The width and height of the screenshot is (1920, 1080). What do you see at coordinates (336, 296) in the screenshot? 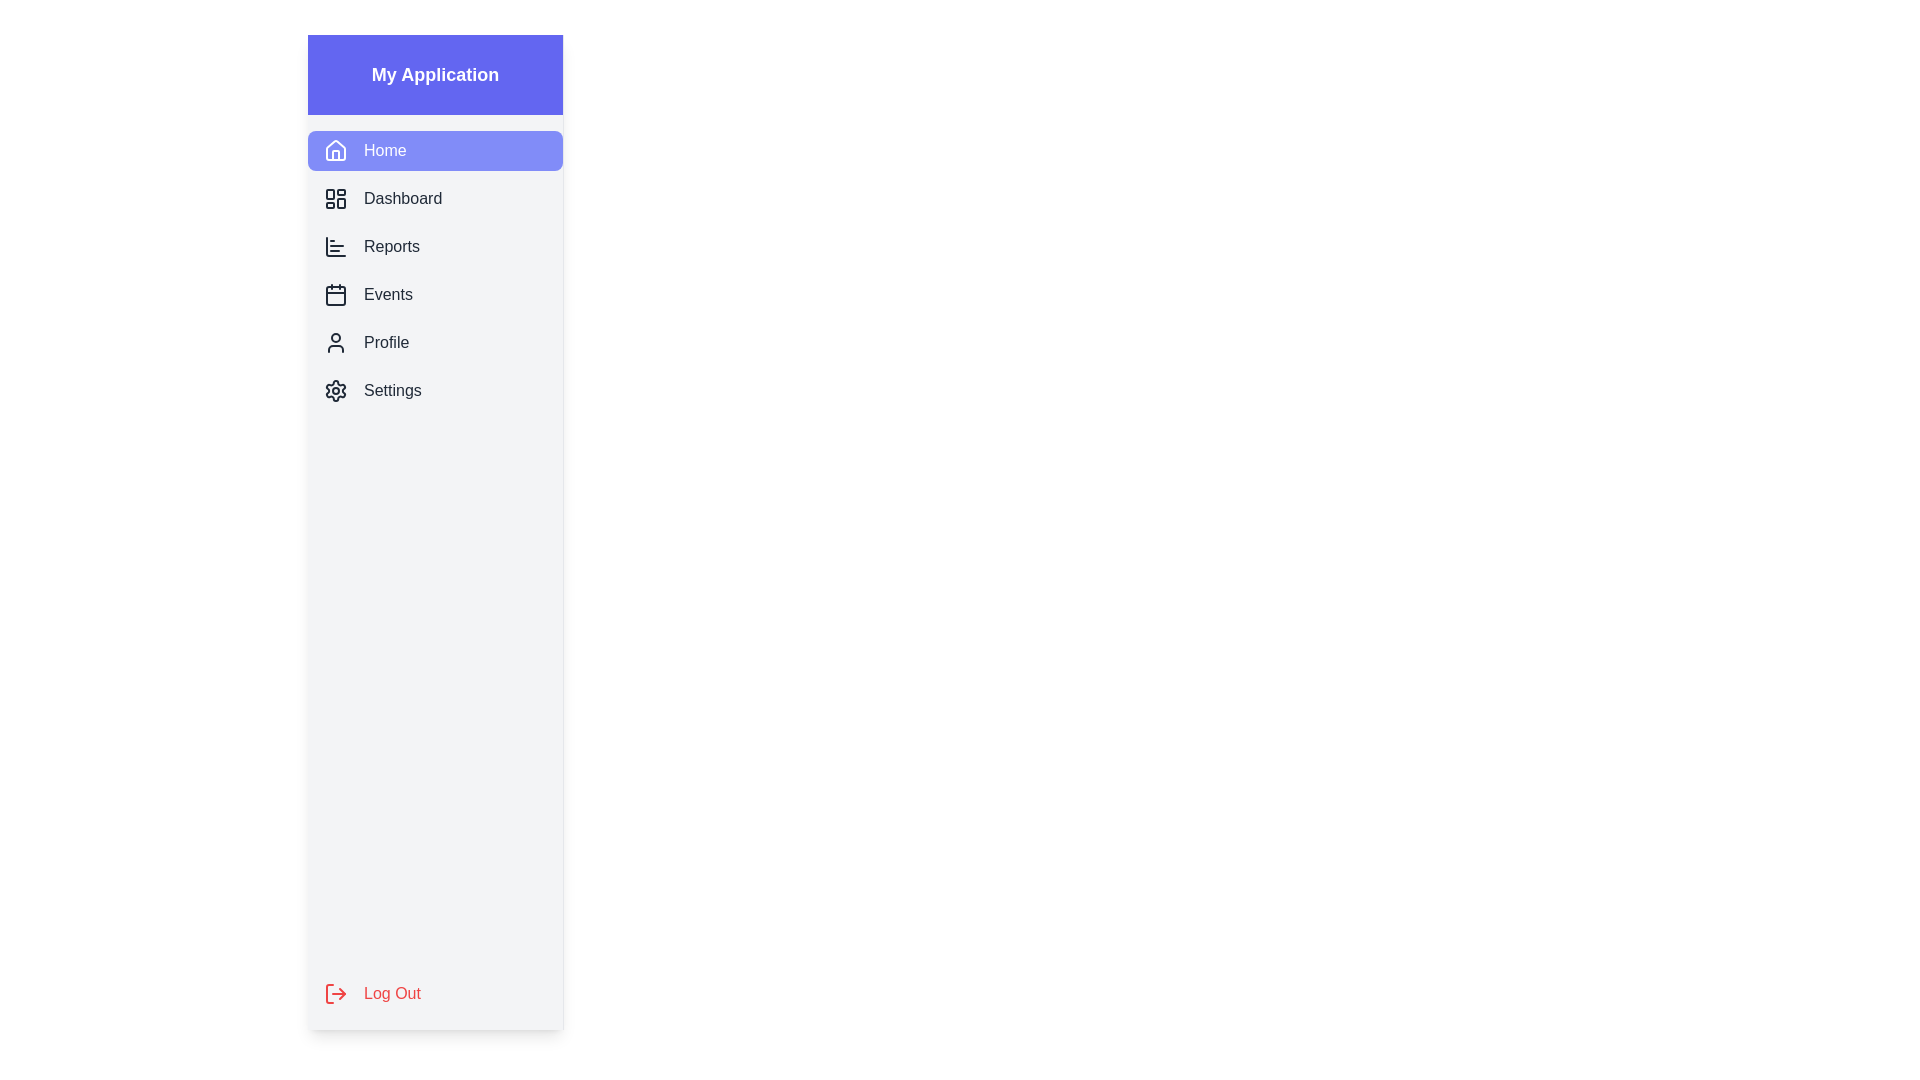
I see `the decorative visual element within the calendar icon located in the 'Events' menu item of the vertical navigation bar` at bounding box center [336, 296].